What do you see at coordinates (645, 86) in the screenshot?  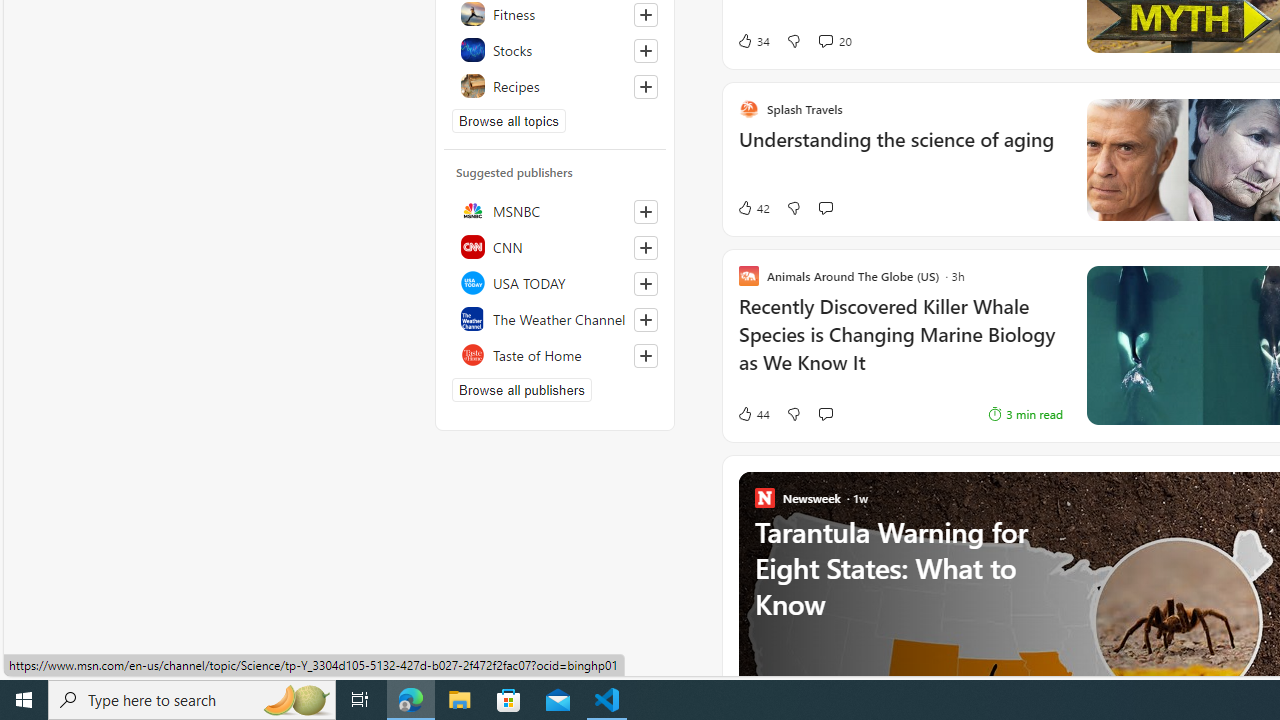 I see `'Follow this topic'` at bounding box center [645, 86].